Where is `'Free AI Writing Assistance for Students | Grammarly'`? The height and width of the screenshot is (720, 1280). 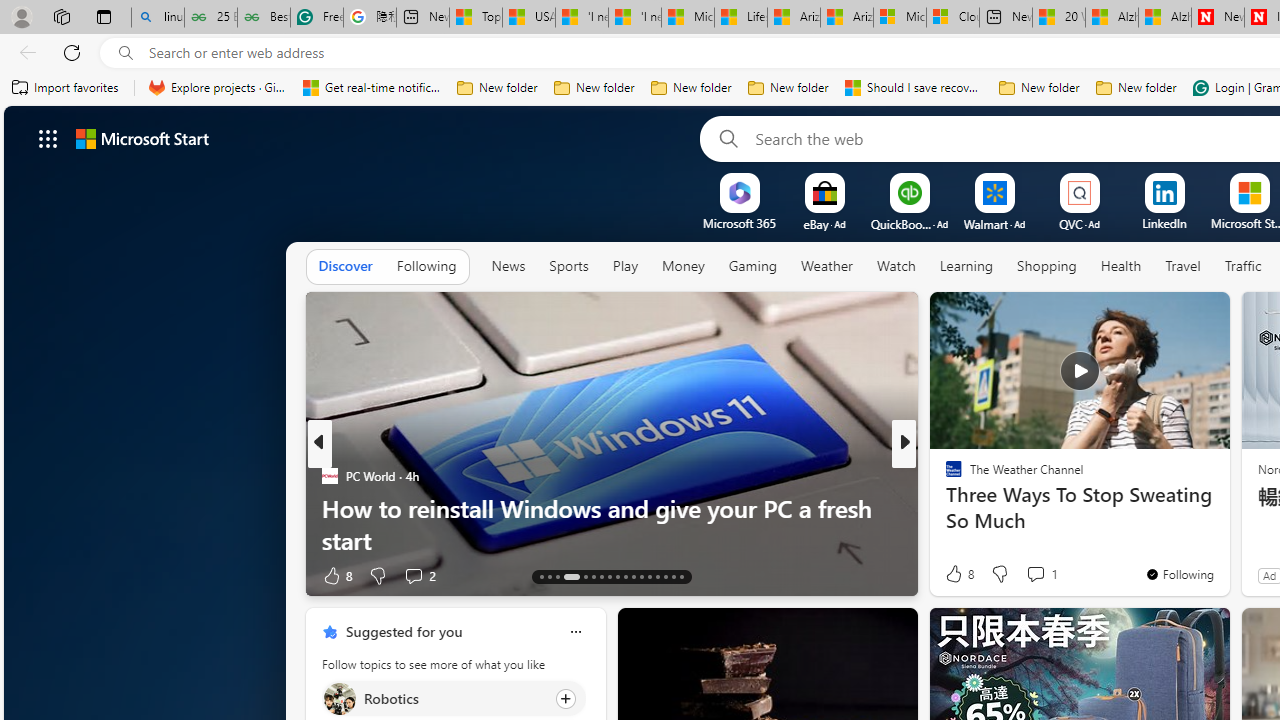
'Free AI Writing Assistance for Students | Grammarly' is located at coordinates (315, 17).